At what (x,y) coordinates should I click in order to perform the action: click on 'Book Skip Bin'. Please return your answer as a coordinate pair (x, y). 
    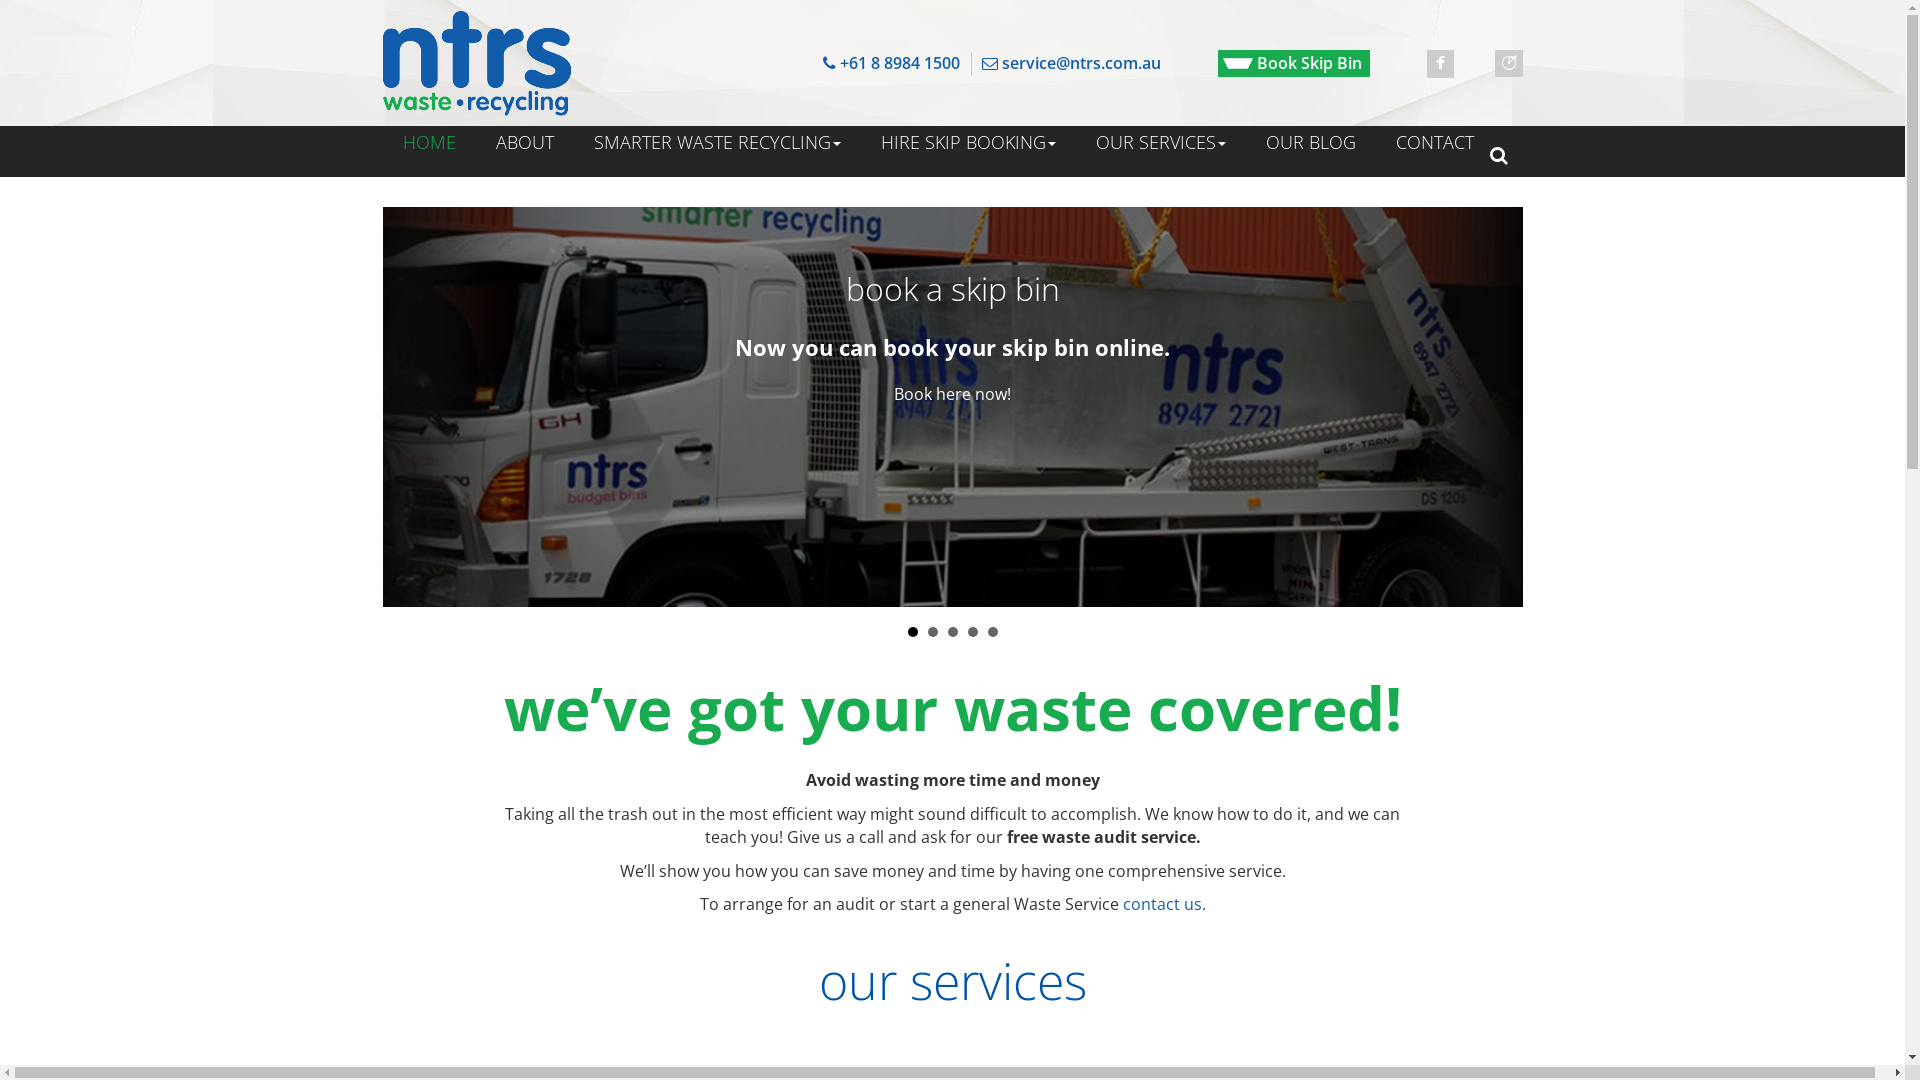
    Looking at the image, I should click on (1294, 62).